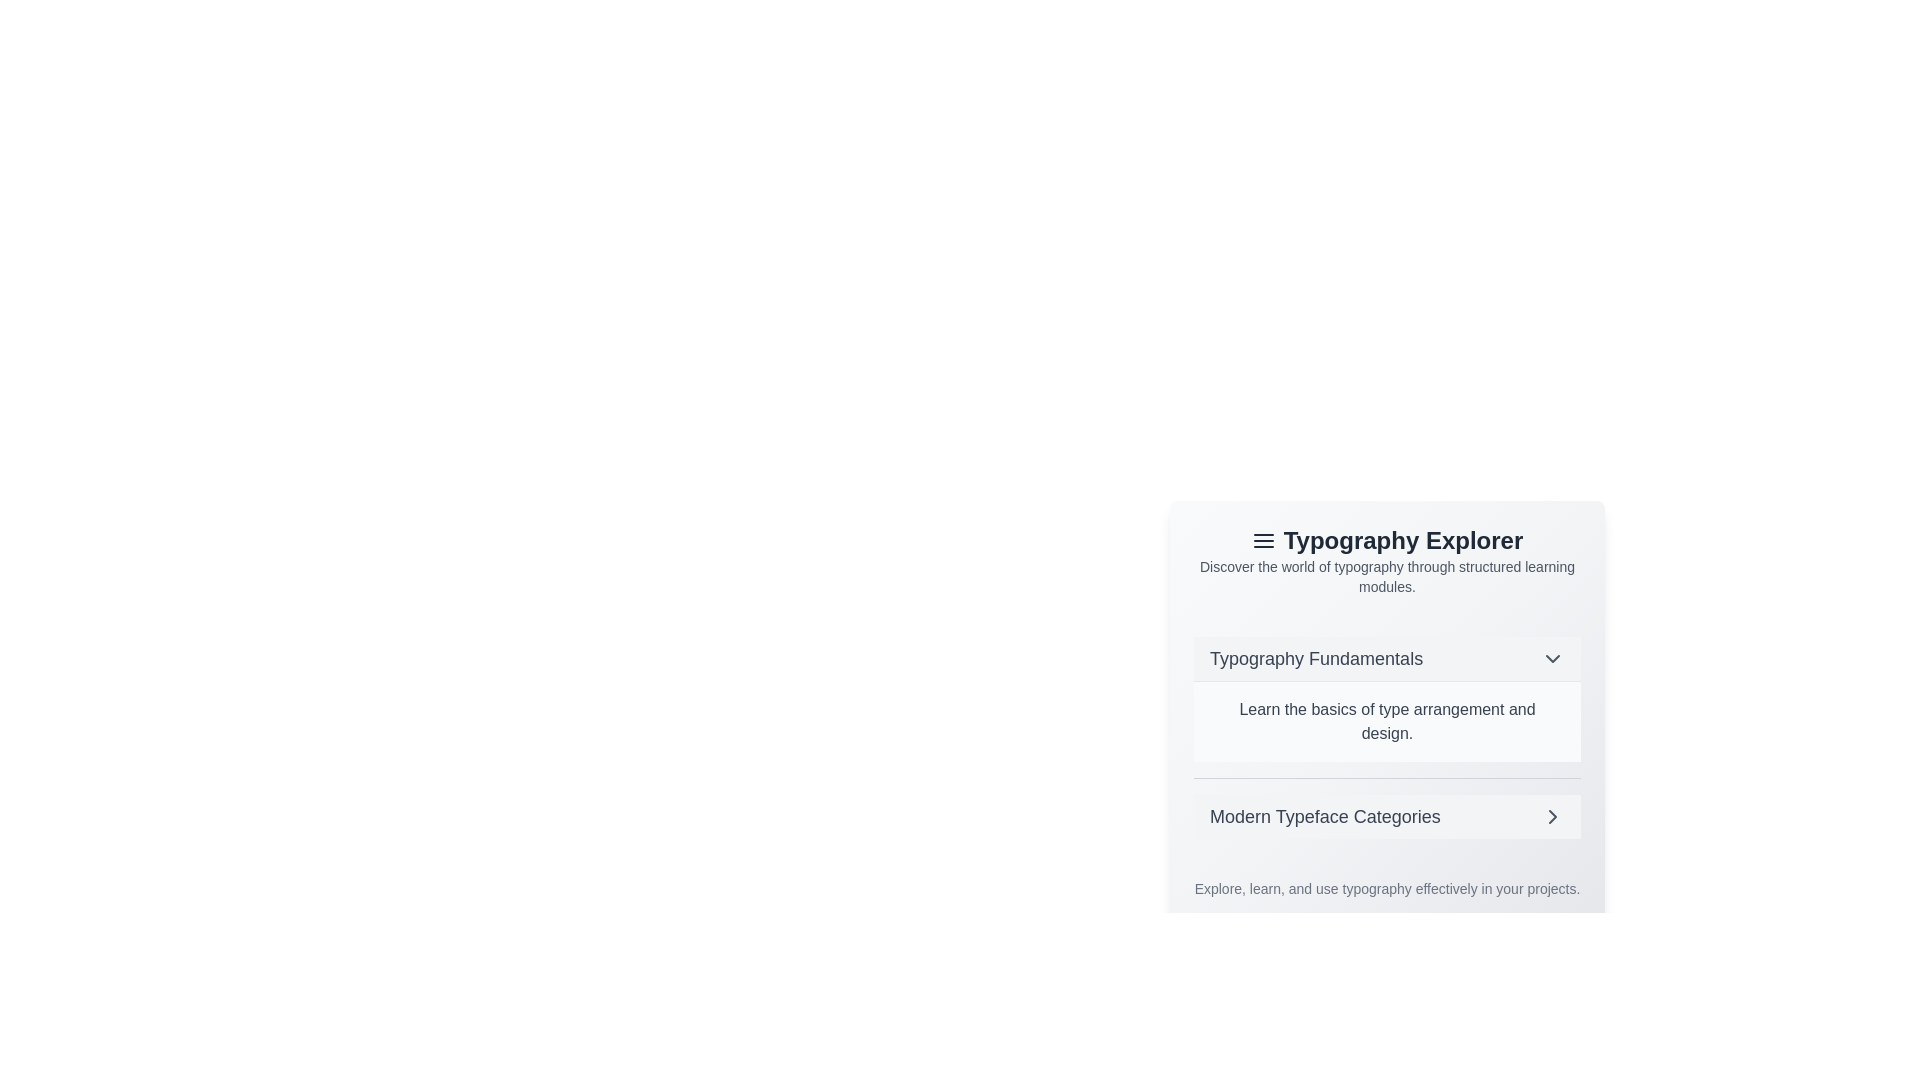  Describe the element at coordinates (1552, 817) in the screenshot. I see `the gray chevron-shaped navigation icon located to the far right of the 'Modern Typeface Categories' label` at that location.